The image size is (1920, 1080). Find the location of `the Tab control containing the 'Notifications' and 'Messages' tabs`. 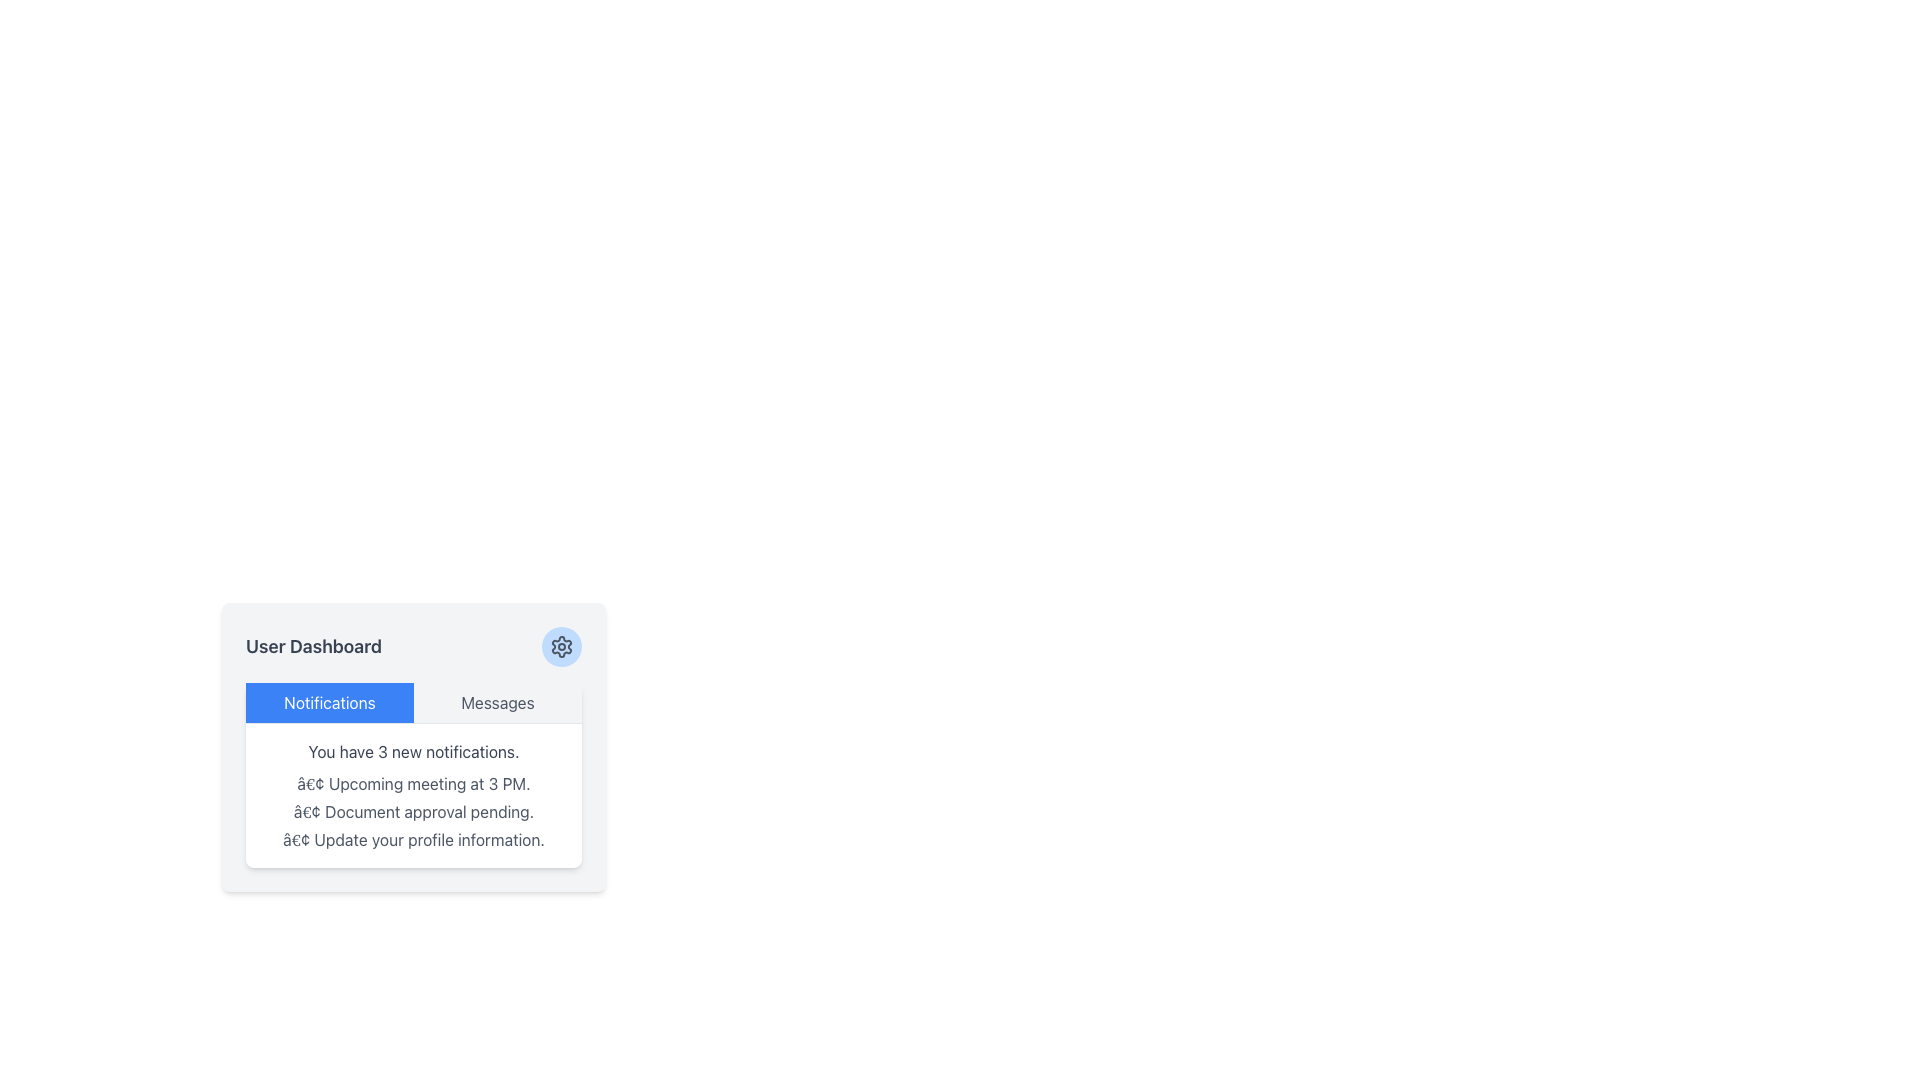

the Tab control containing the 'Notifications' and 'Messages' tabs is located at coordinates (412, 701).